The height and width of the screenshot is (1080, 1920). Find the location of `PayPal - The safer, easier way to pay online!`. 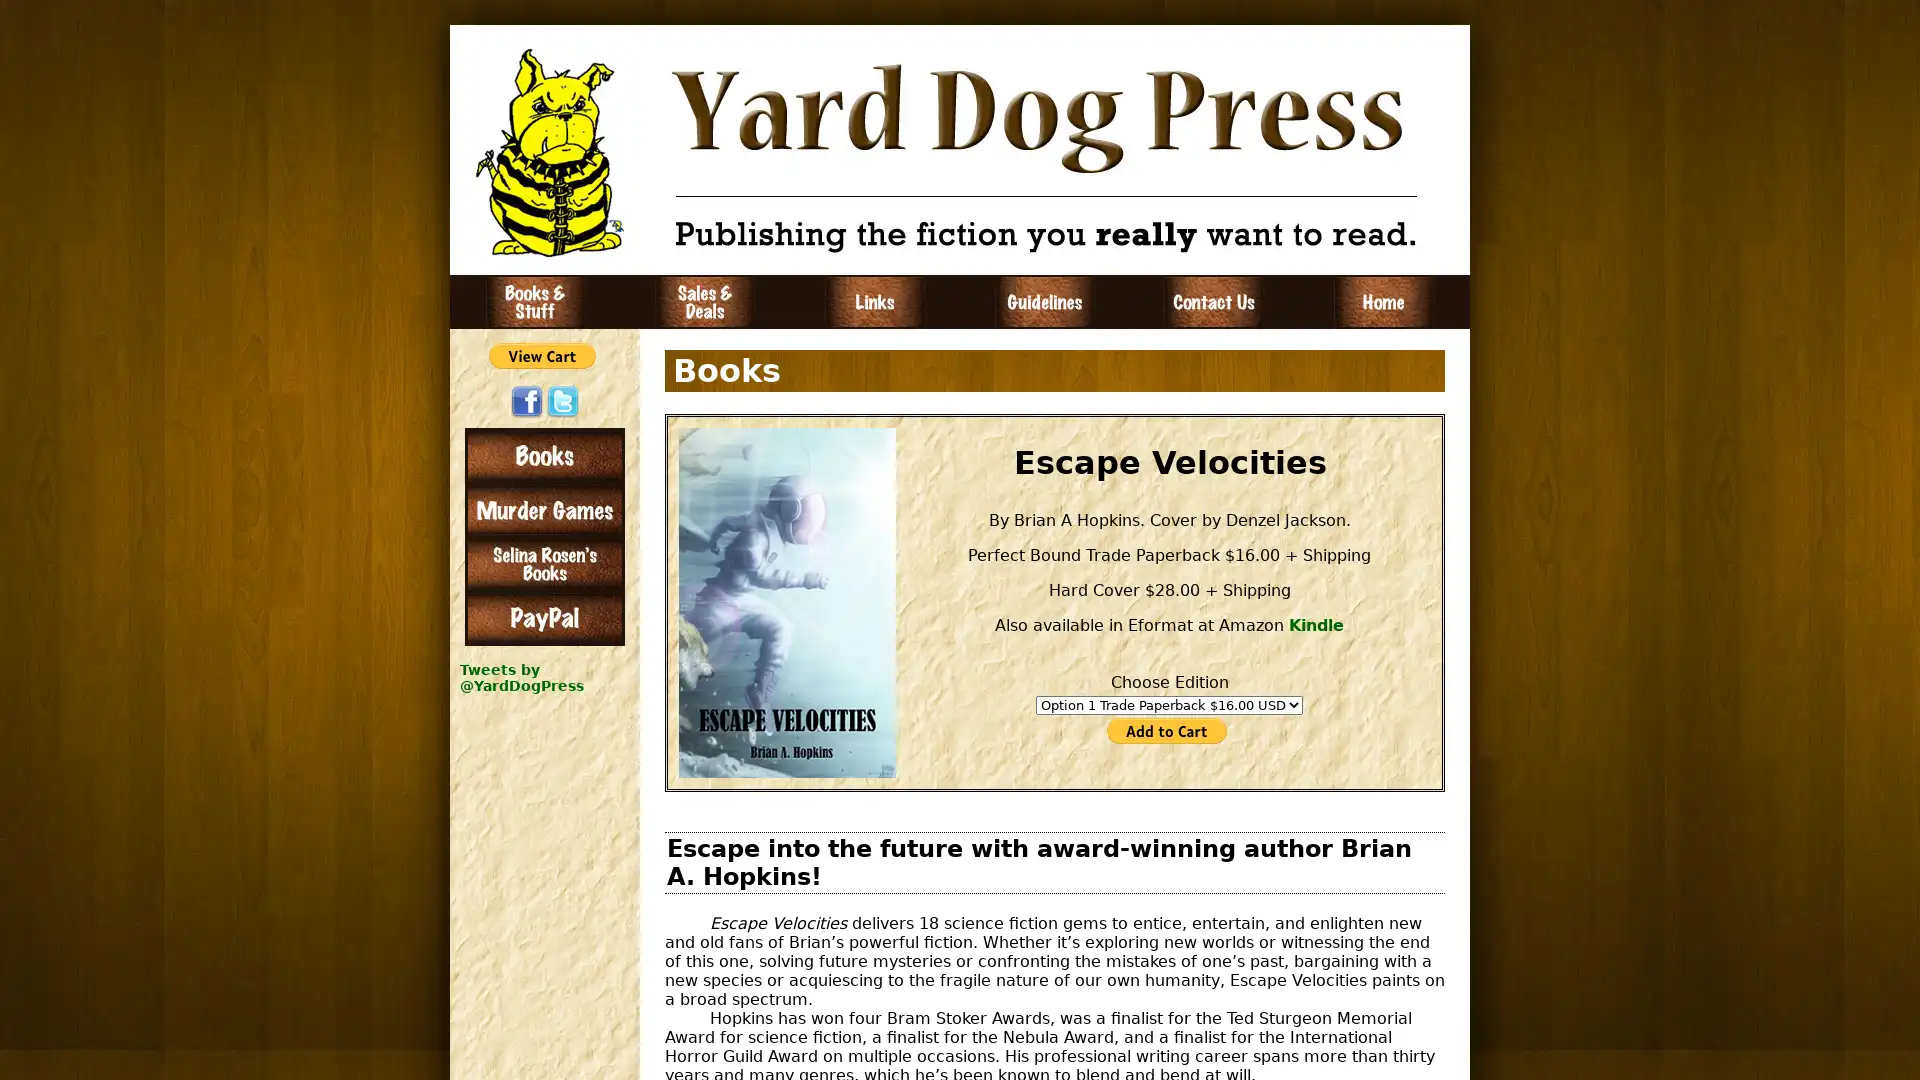

PayPal - The safer, easier way to pay online! is located at coordinates (1166, 729).